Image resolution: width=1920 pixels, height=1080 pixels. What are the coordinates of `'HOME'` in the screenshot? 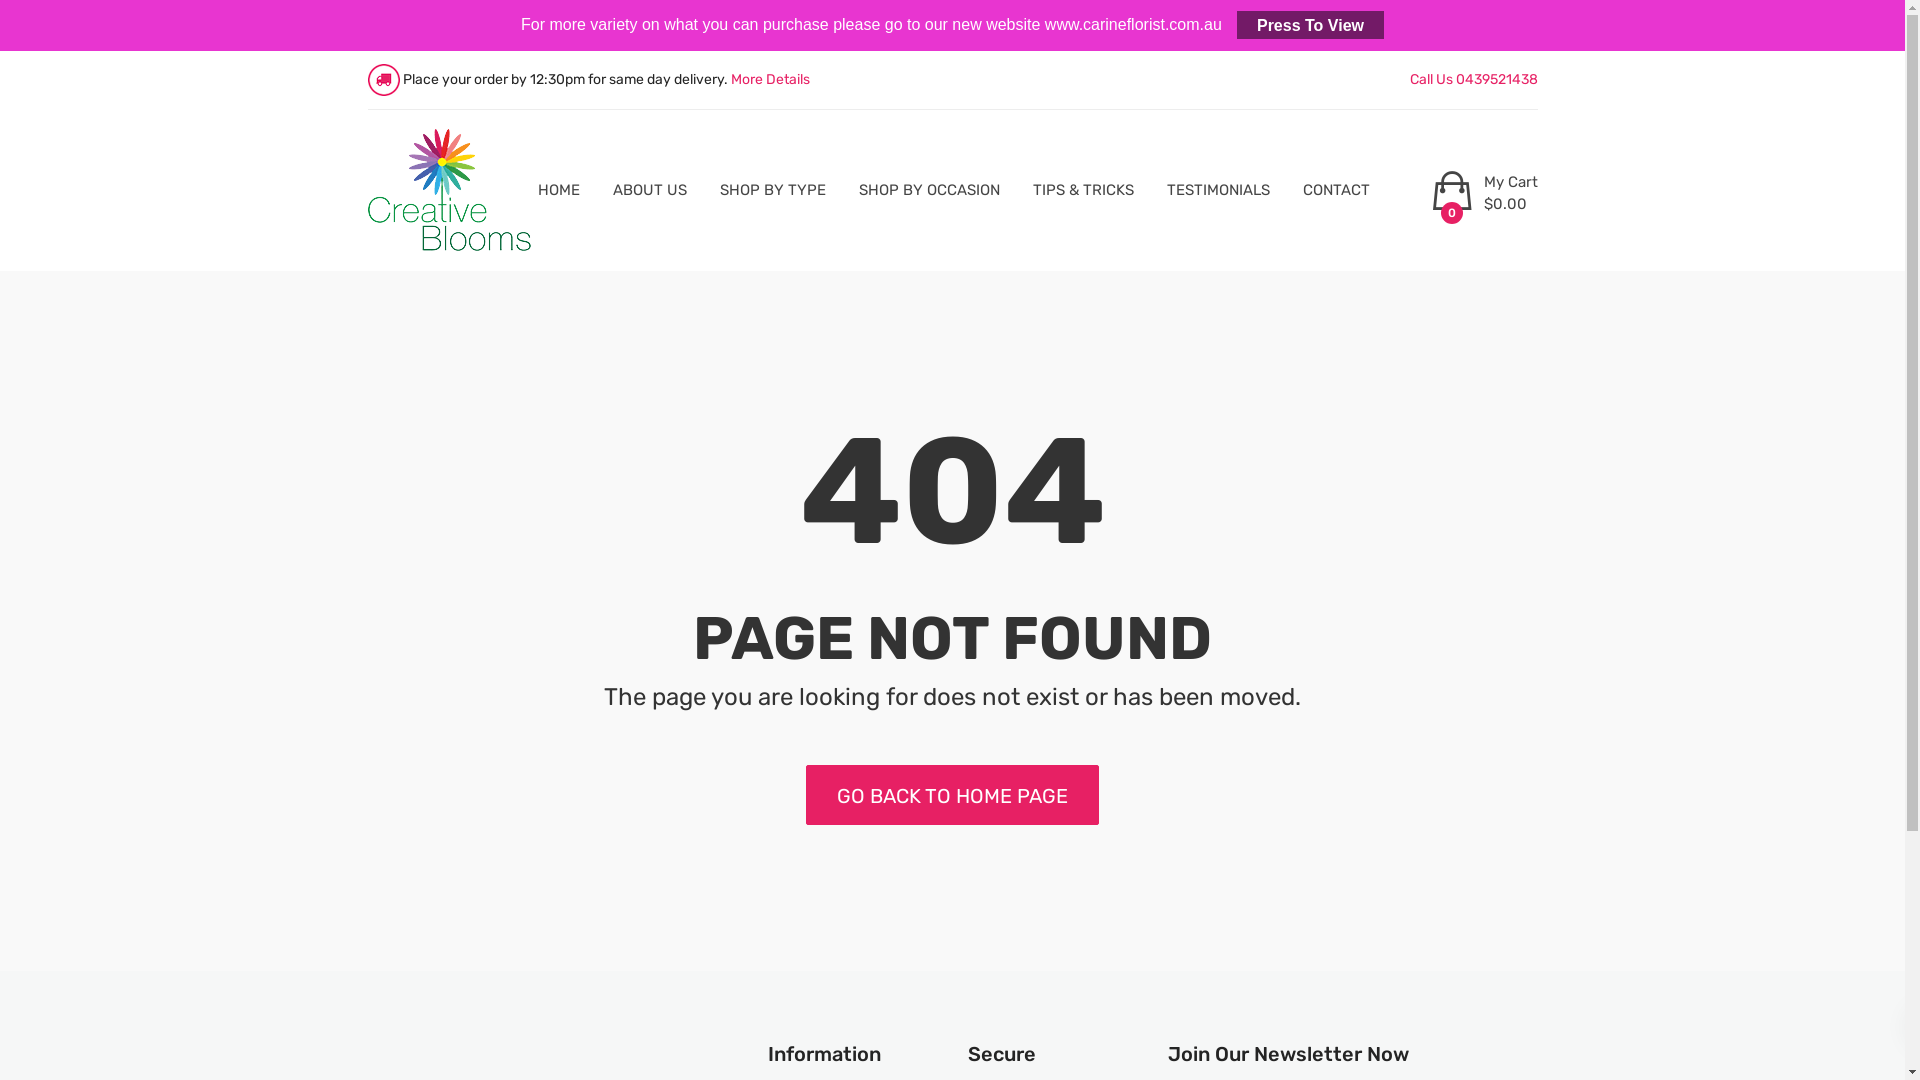 It's located at (537, 190).